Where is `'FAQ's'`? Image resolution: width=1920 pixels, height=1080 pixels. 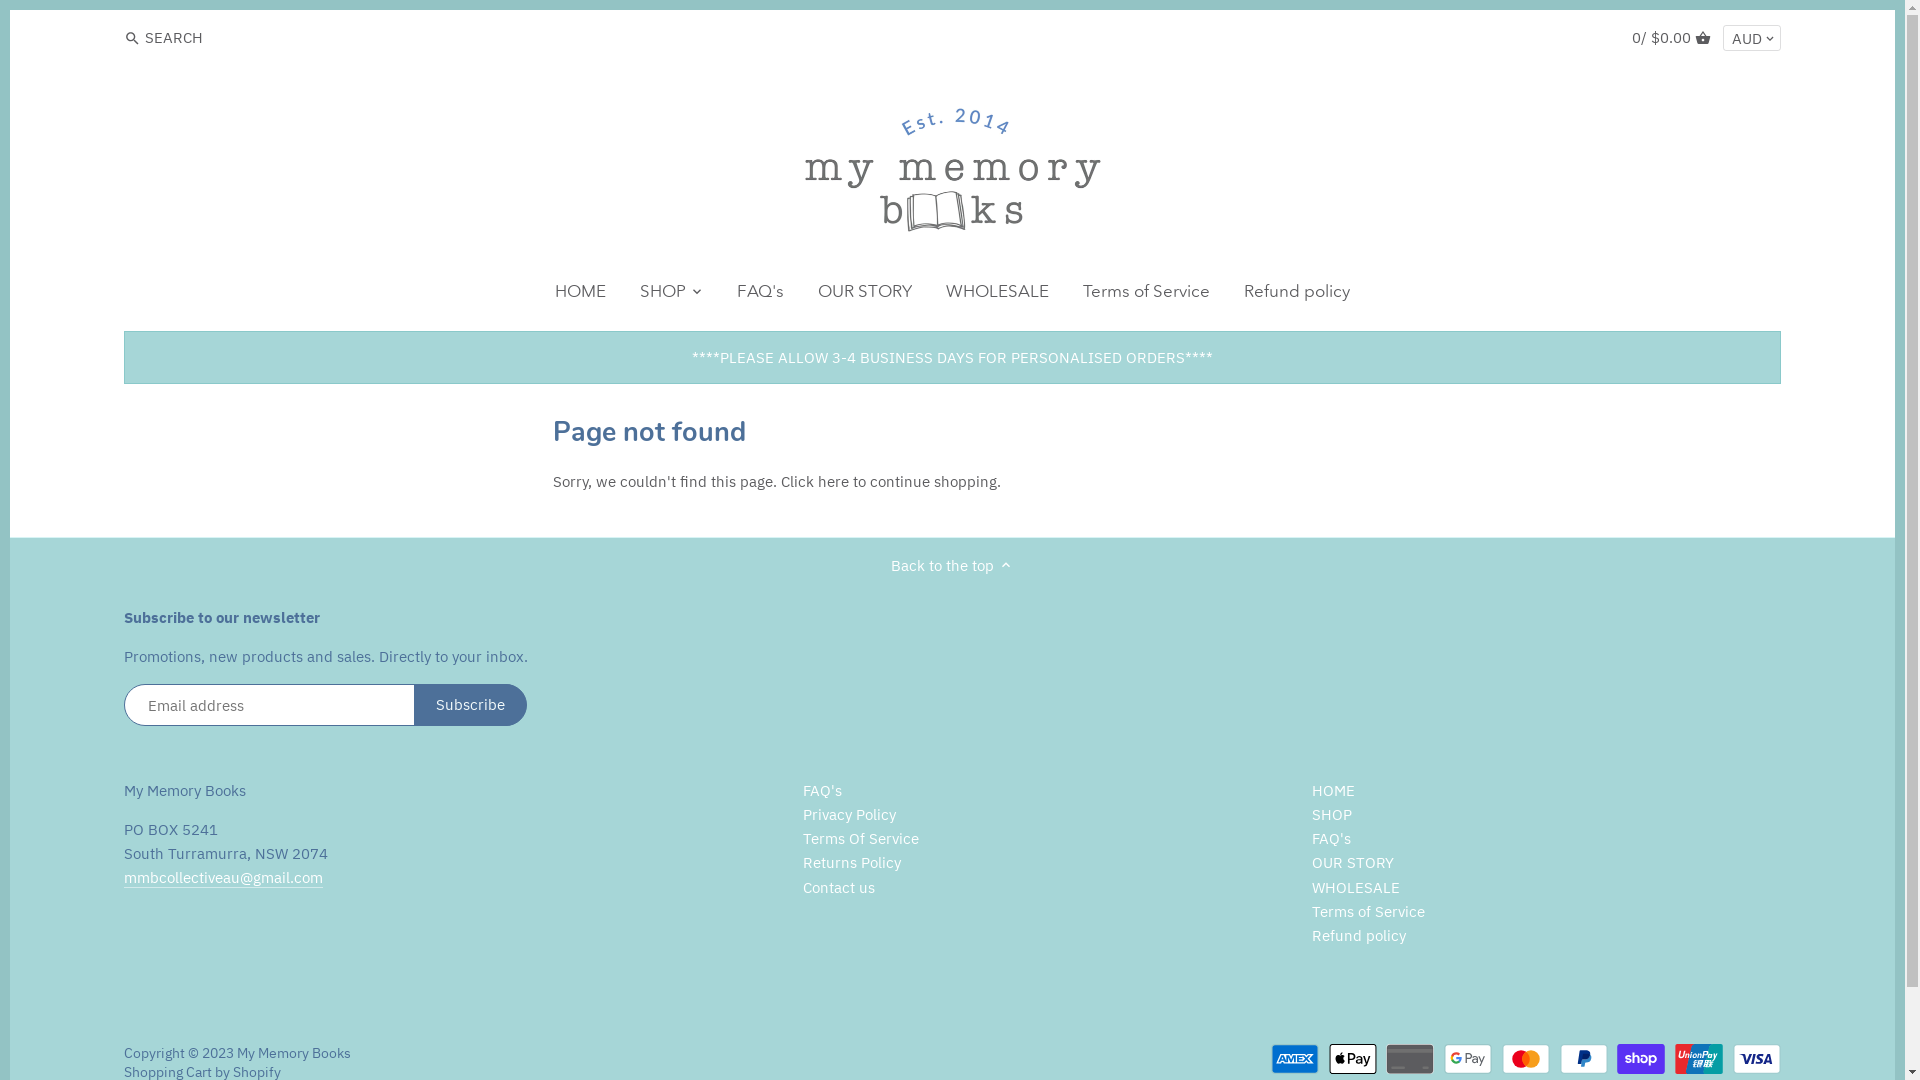 'FAQ's' is located at coordinates (822, 789).